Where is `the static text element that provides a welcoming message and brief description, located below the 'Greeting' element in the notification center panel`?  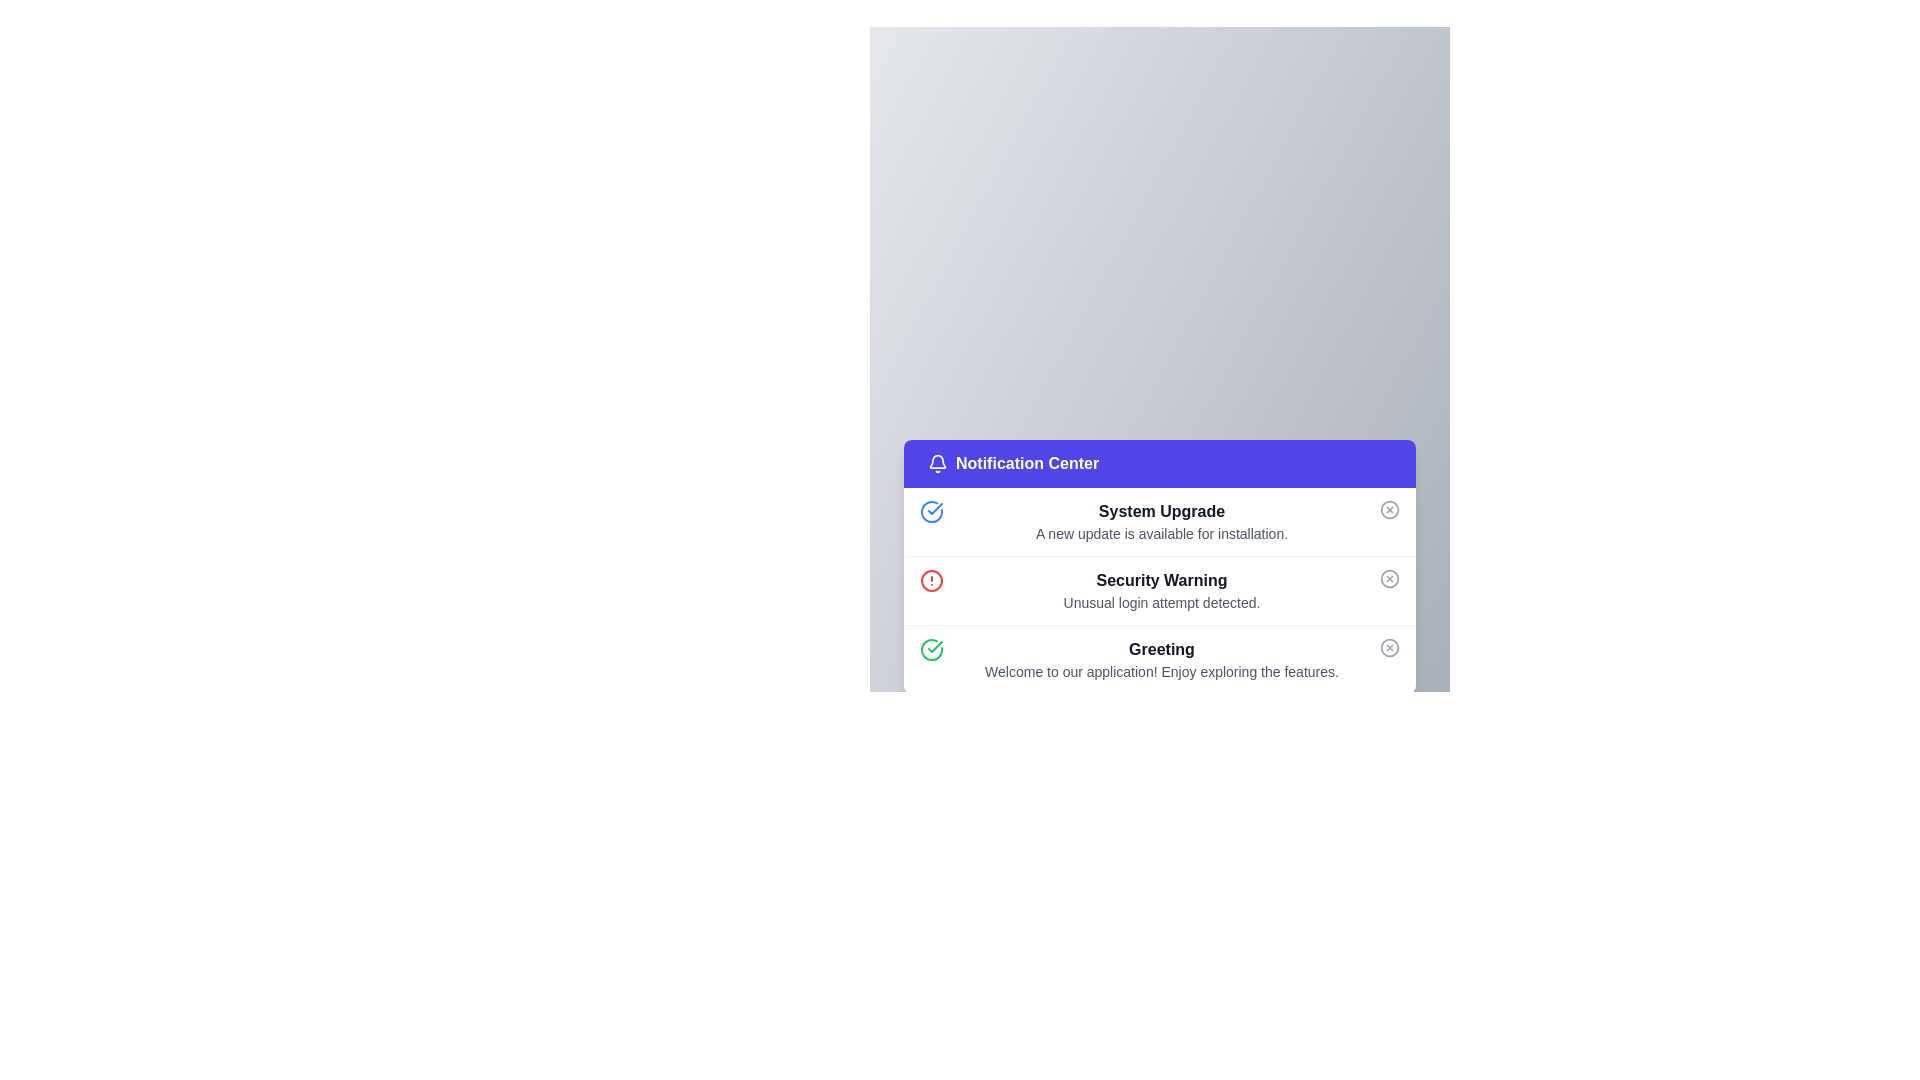
the static text element that provides a welcoming message and brief description, located below the 'Greeting' element in the notification center panel is located at coordinates (1161, 671).